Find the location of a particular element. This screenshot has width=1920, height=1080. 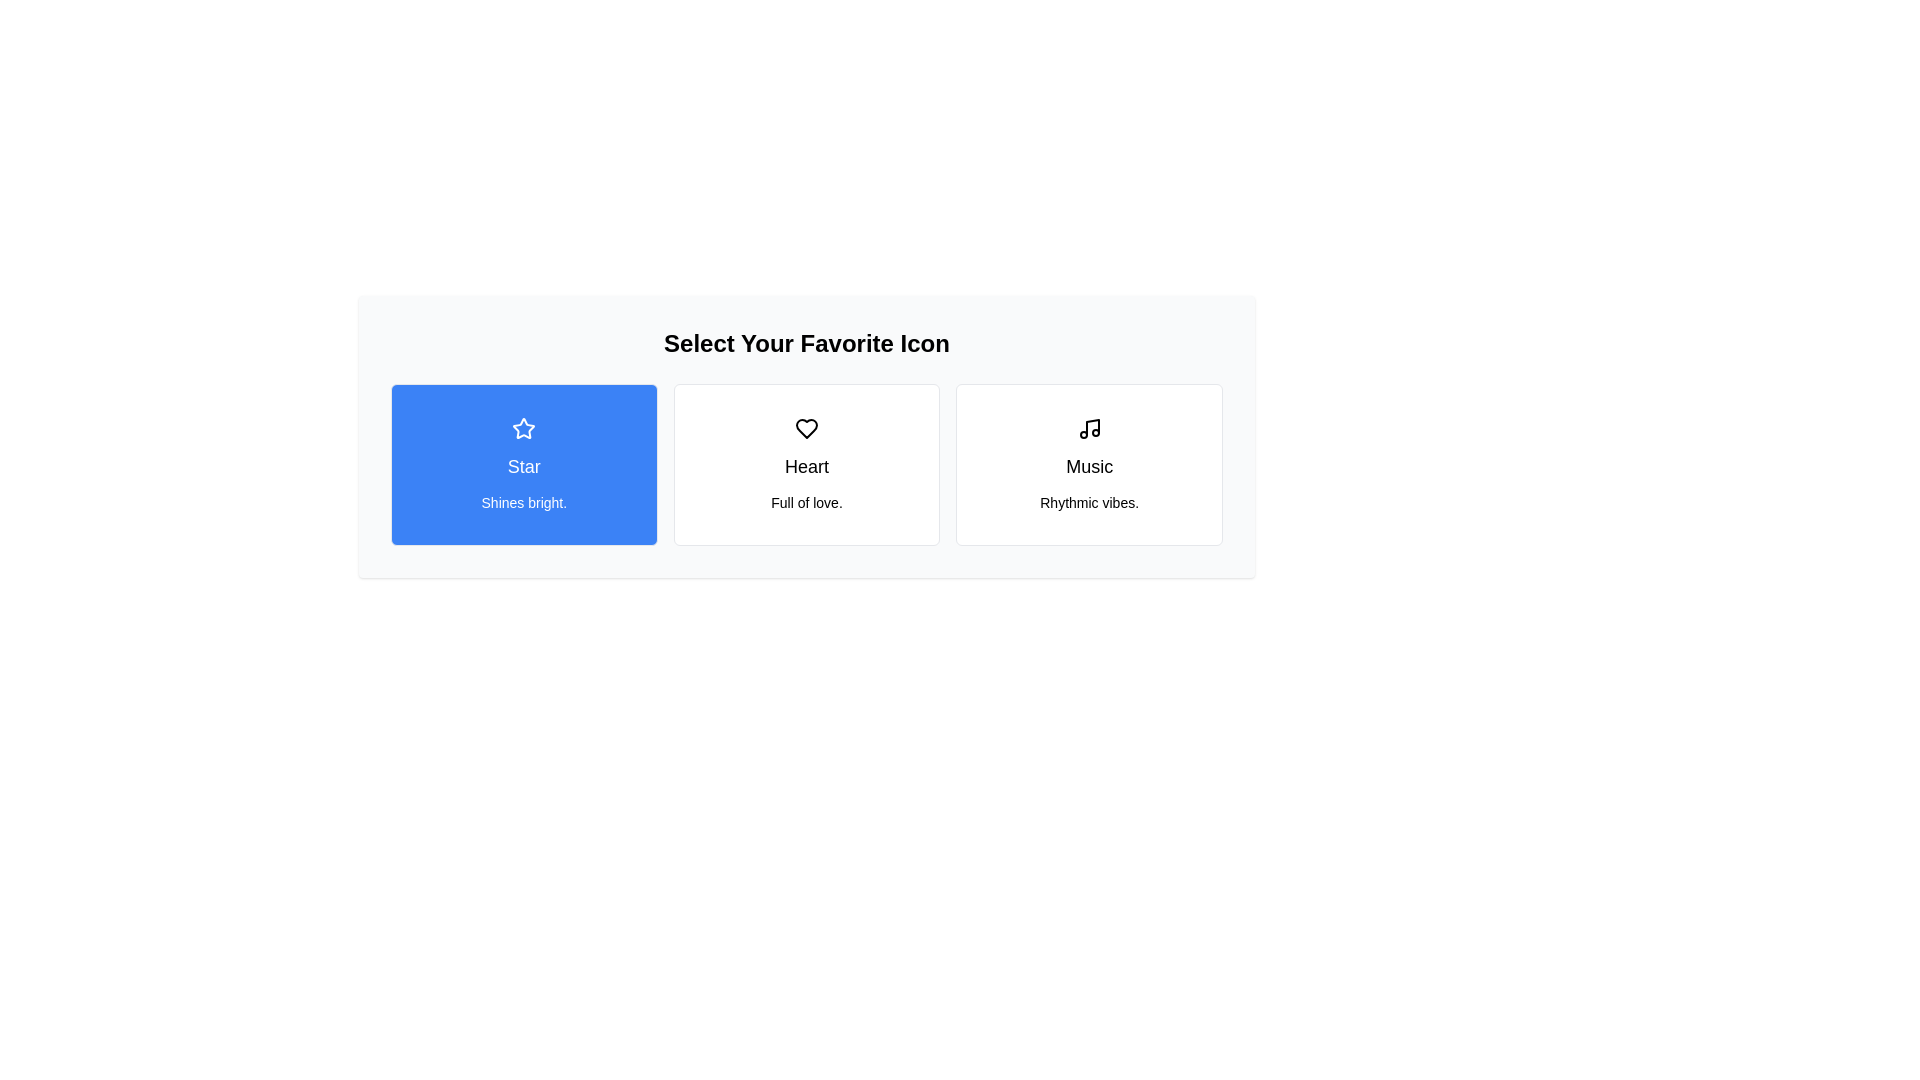

the heart-shaped icon with a black outline, which is located above the text 'Heart' in the second card of a group of three horizontally aligned cards is located at coordinates (806, 427).